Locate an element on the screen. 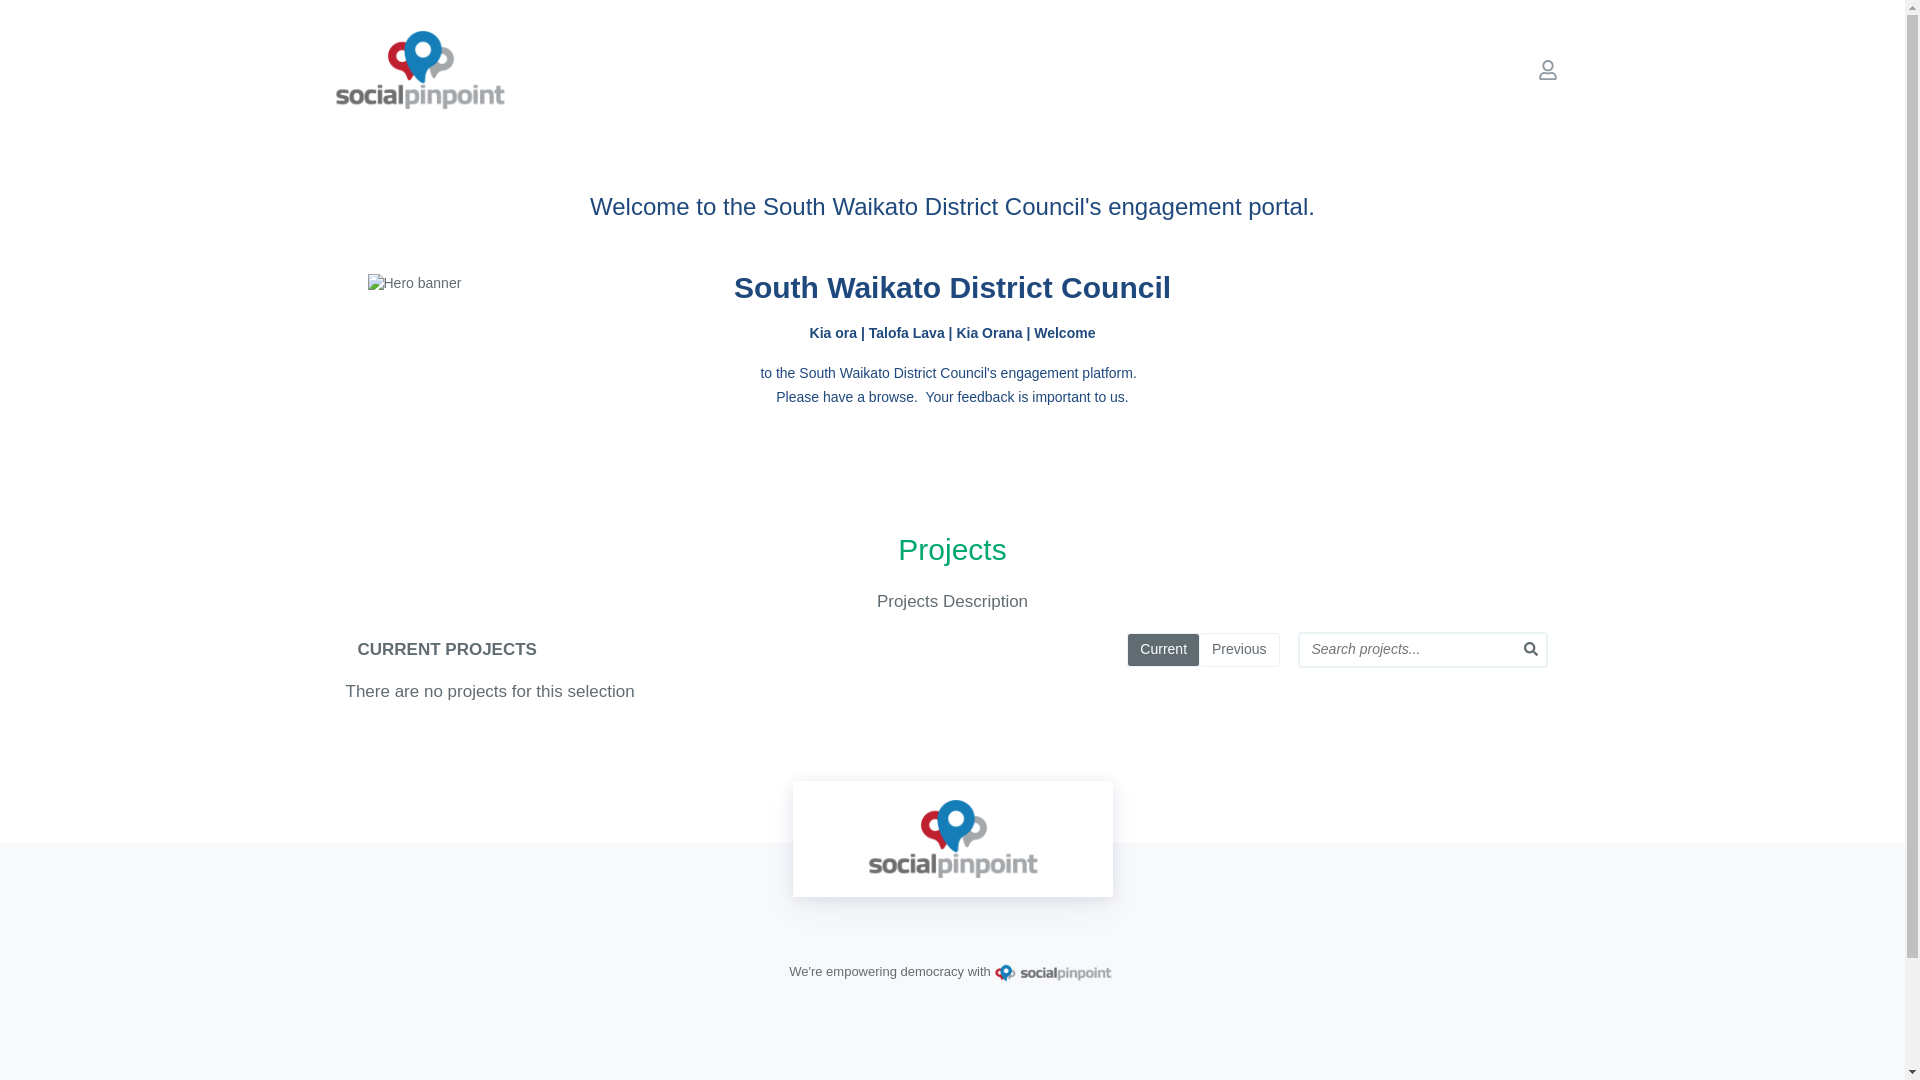 This screenshot has width=1920, height=1080. 'Previous' is located at coordinates (1237, 650).